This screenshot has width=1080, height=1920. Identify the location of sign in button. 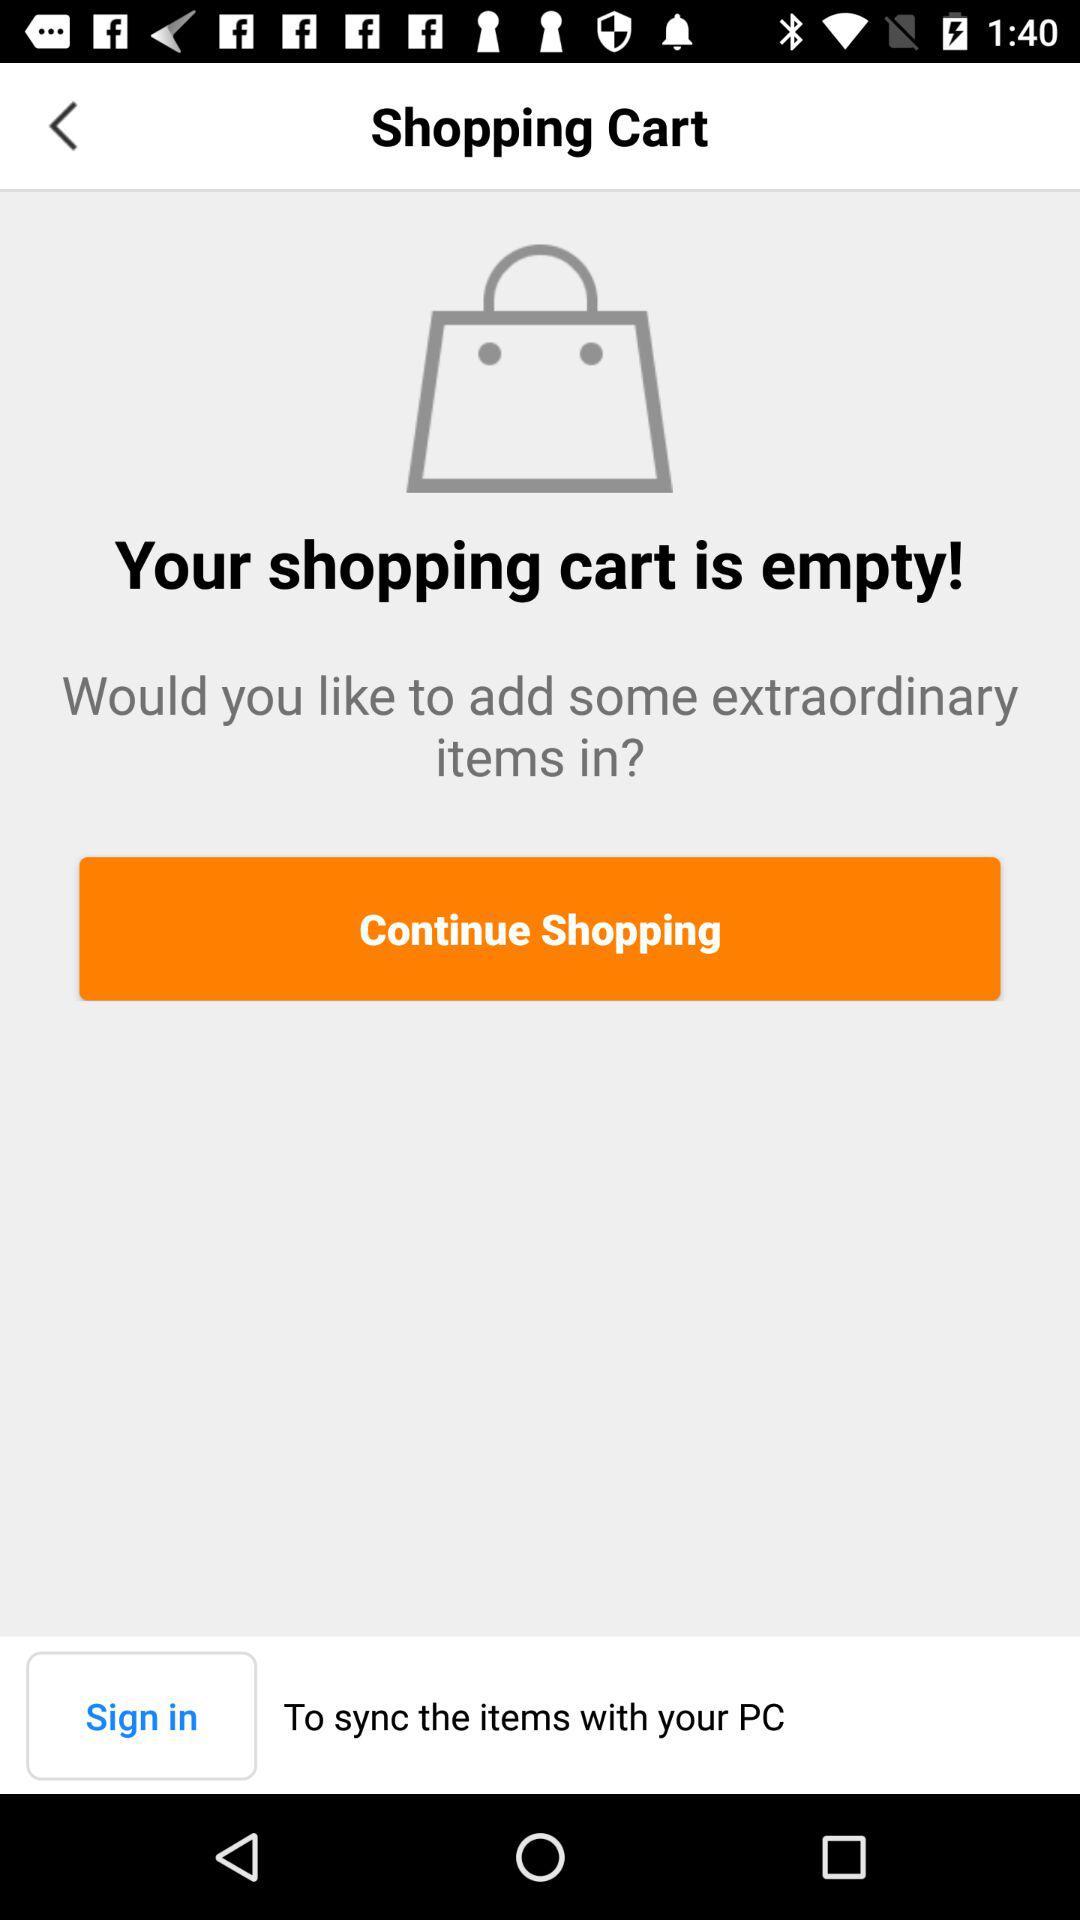
(140, 1714).